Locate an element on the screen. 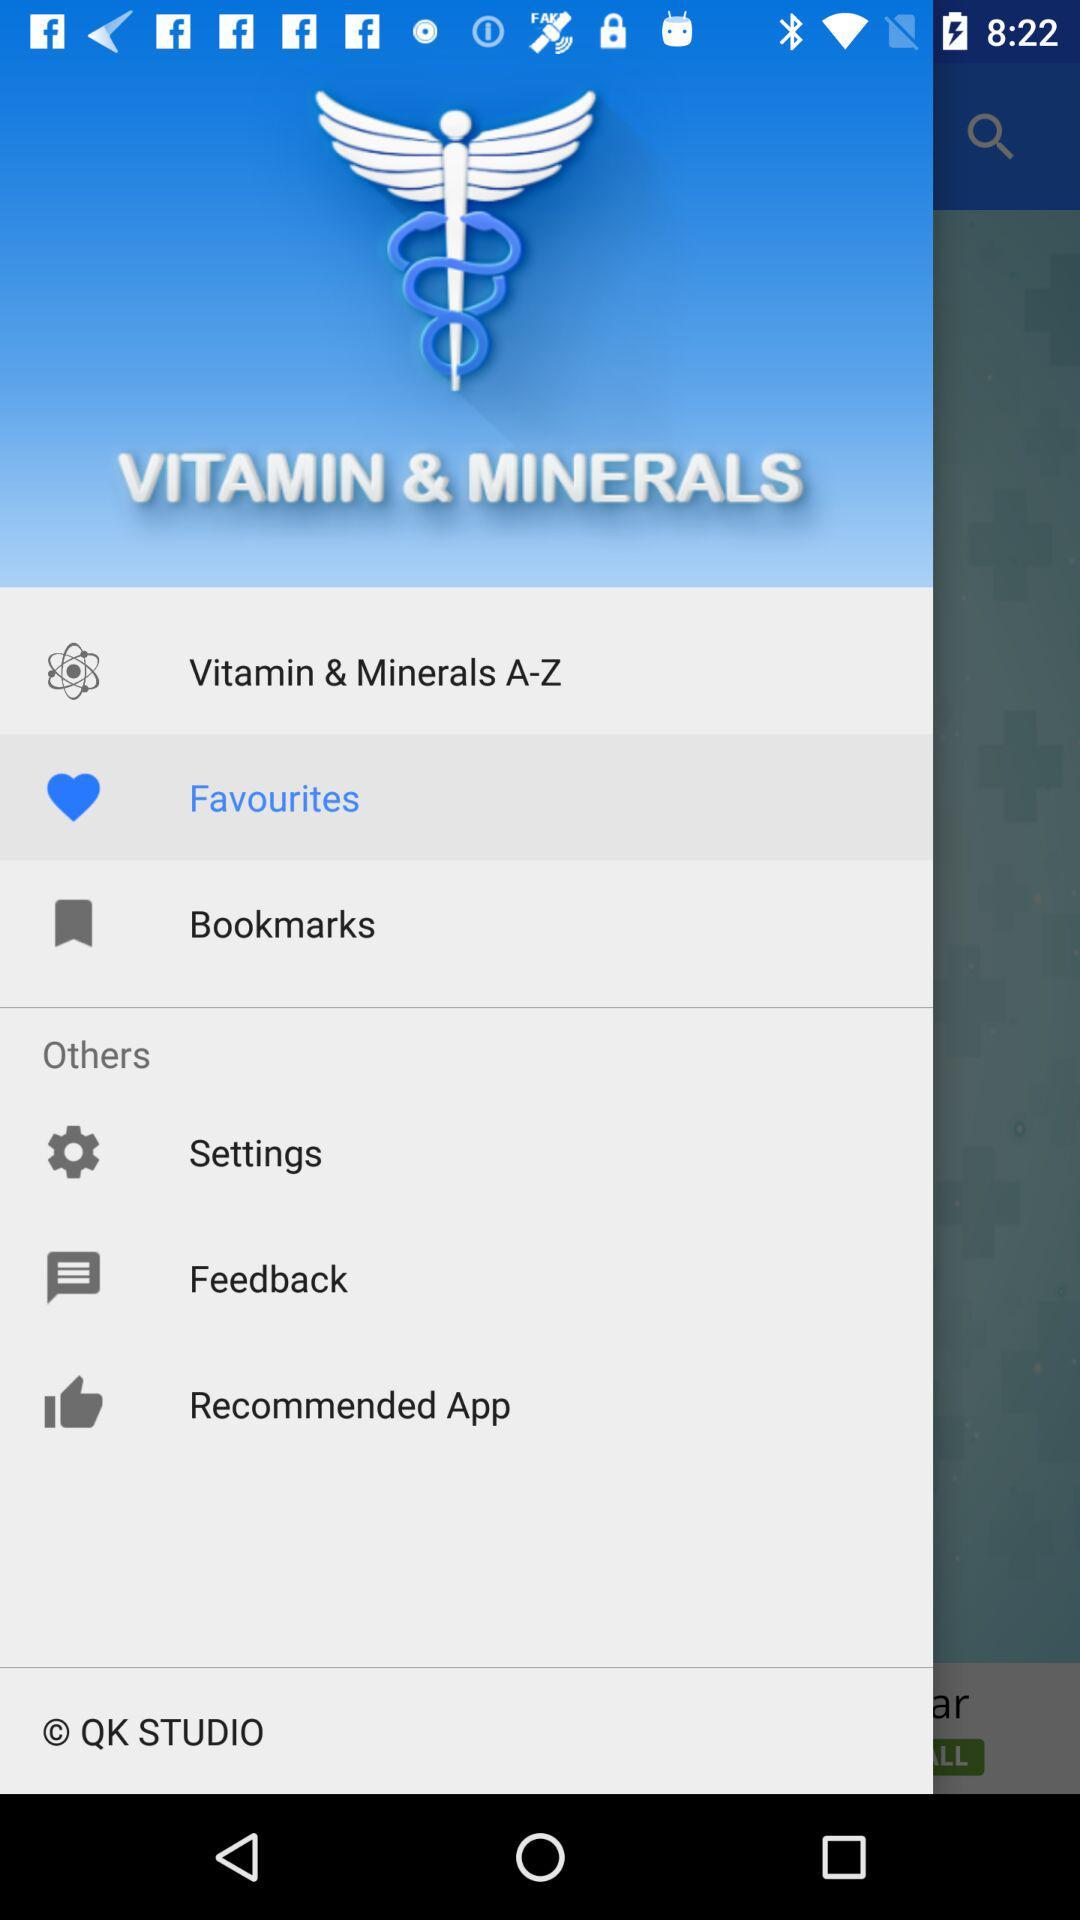  icon left to bookmarks is located at coordinates (72, 922).